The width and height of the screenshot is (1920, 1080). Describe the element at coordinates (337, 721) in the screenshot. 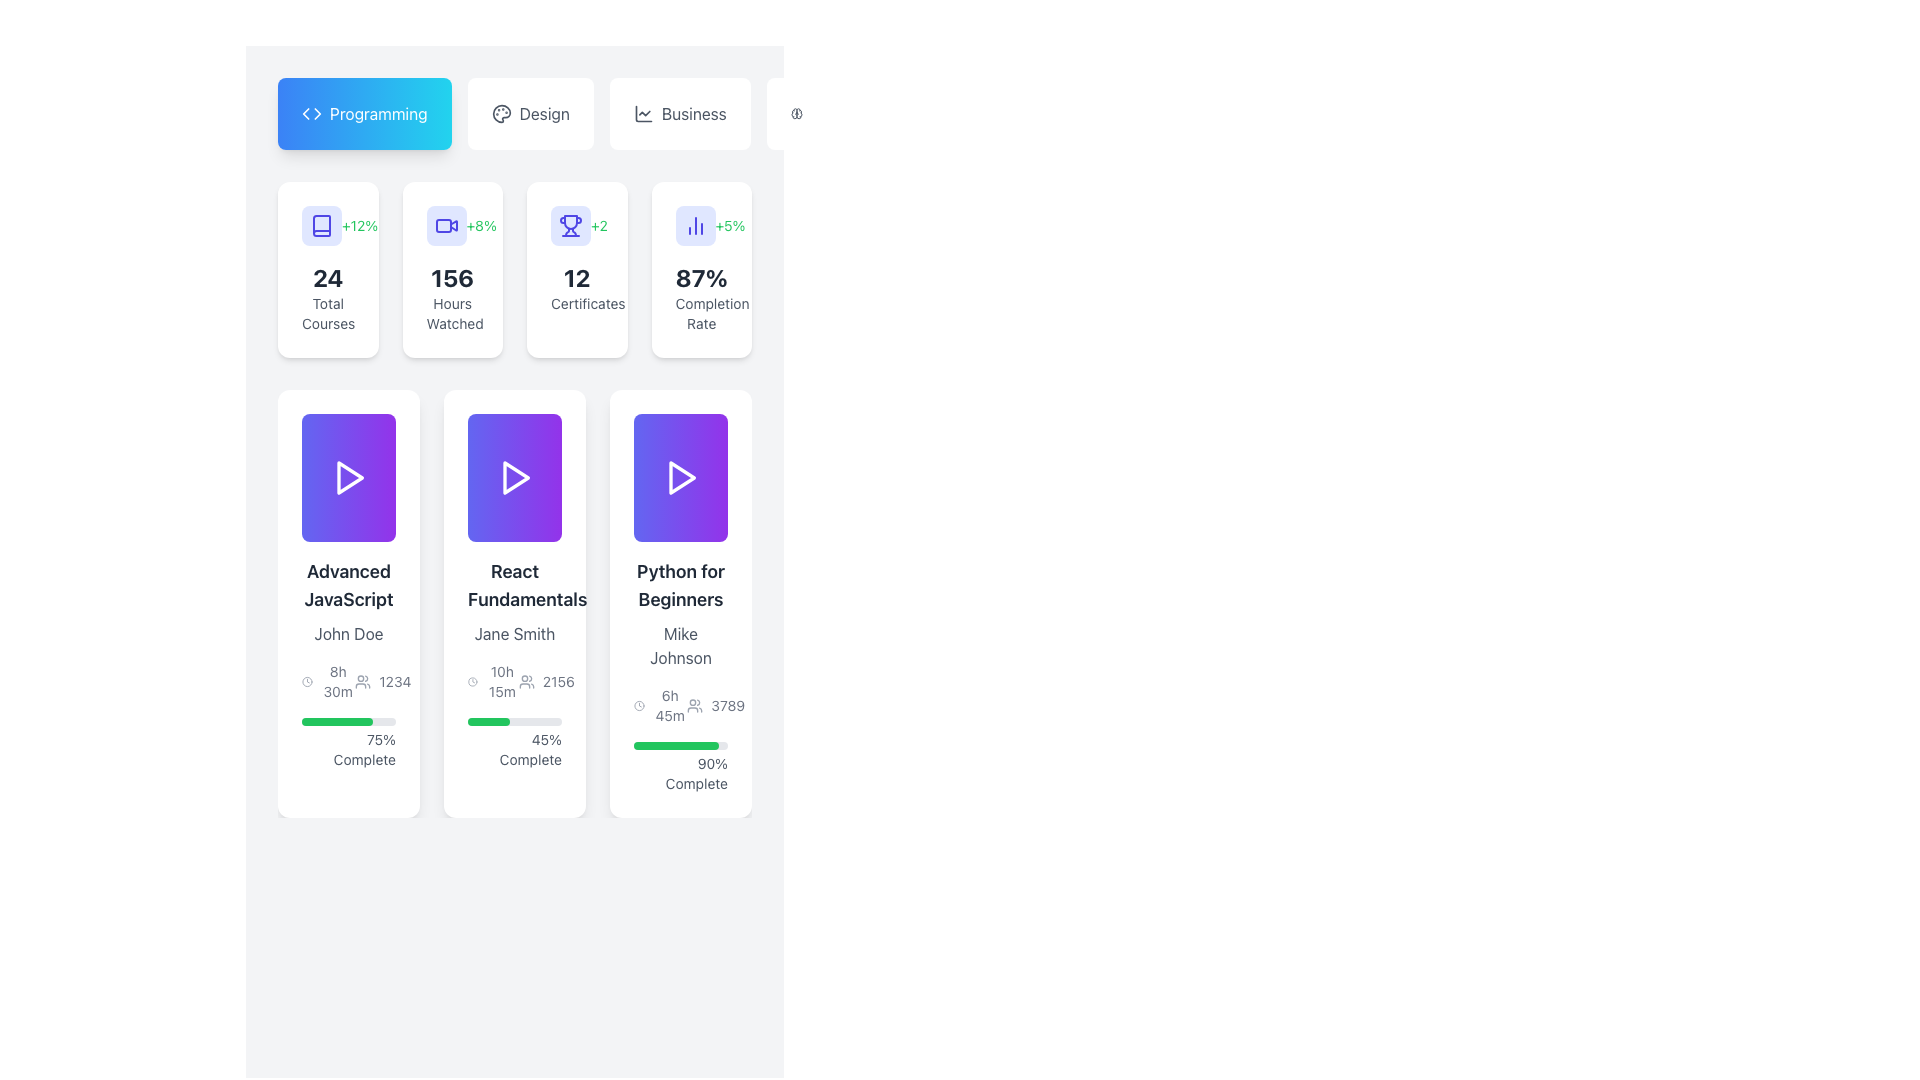

I see `the green progress bar indicating 75% completion in the 'Programming' section of the interface` at that location.